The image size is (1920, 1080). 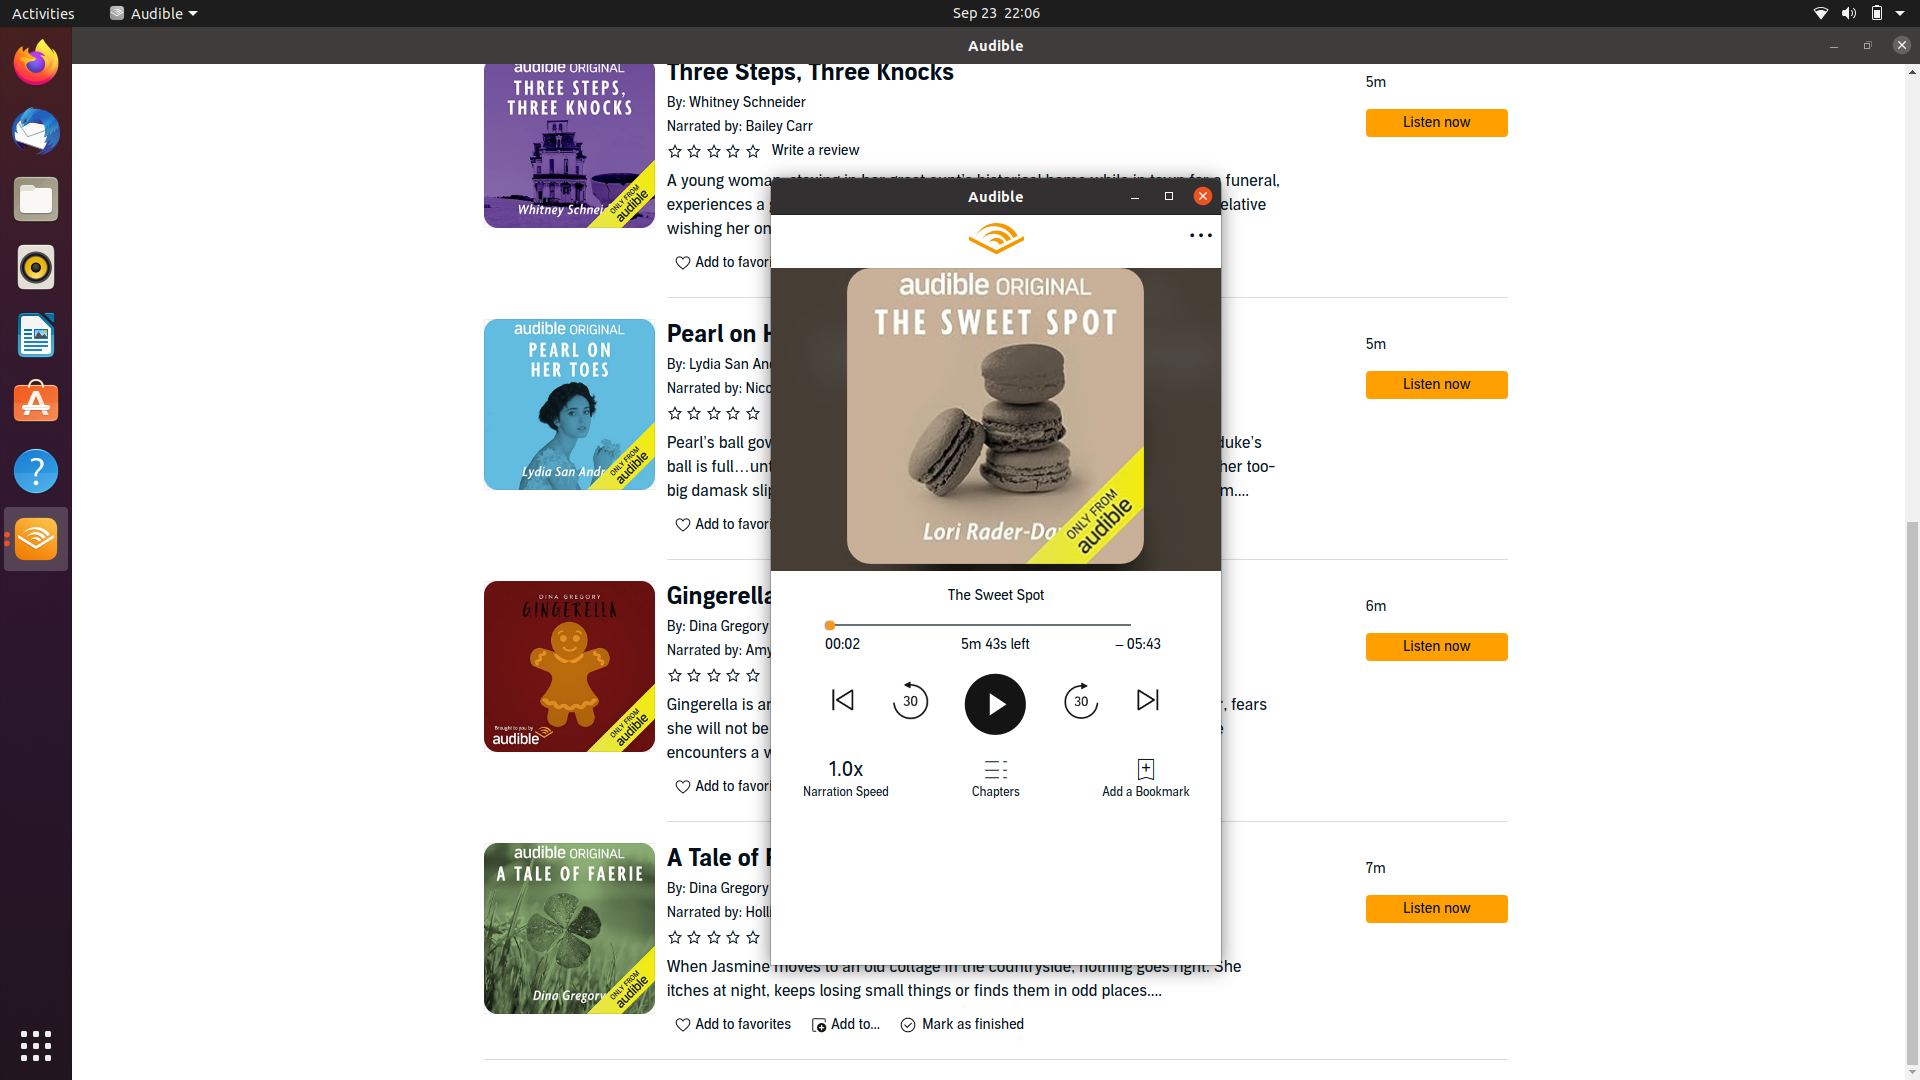 I want to click on Add to bookmark, so click(x=1145, y=777).